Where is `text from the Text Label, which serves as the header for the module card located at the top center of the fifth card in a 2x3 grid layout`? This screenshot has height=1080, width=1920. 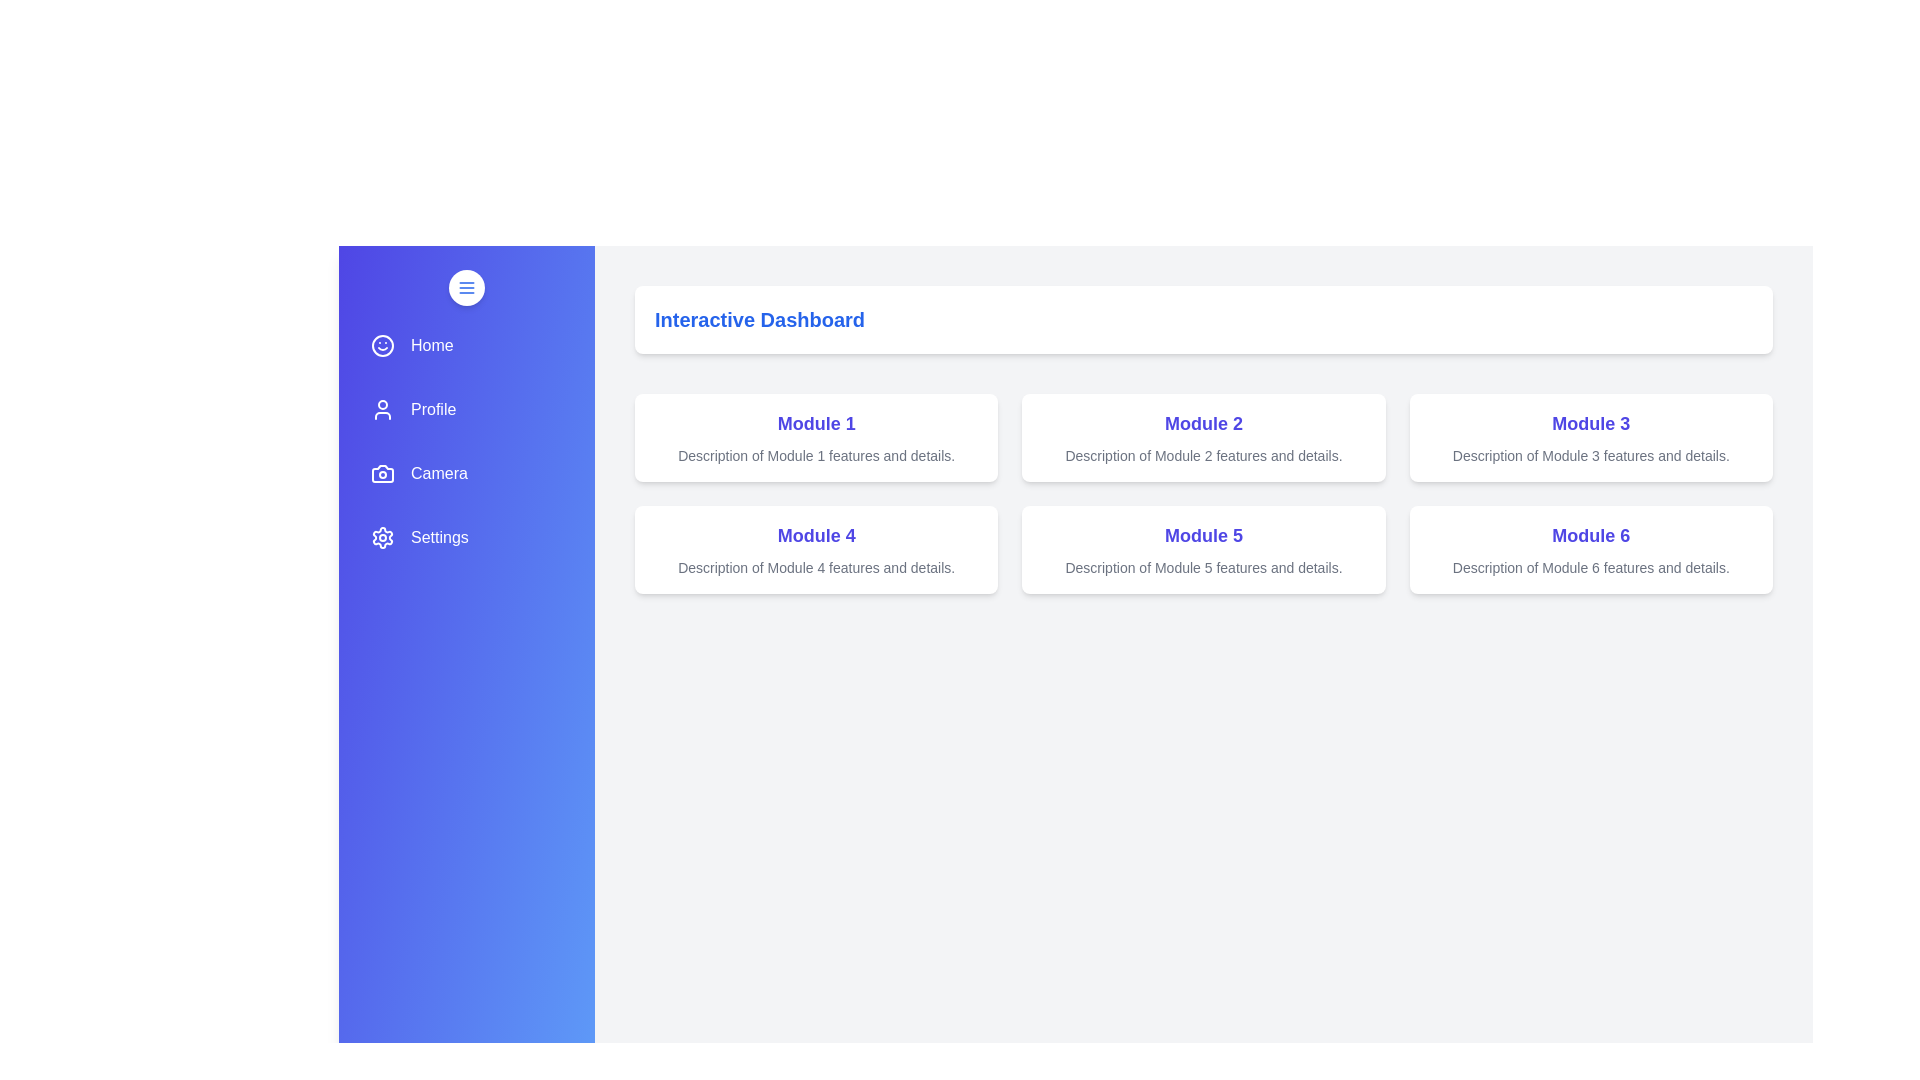 text from the Text Label, which serves as the header for the module card located at the top center of the fifth card in a 2x3 grid layout is located at coordinates (1203, 535).